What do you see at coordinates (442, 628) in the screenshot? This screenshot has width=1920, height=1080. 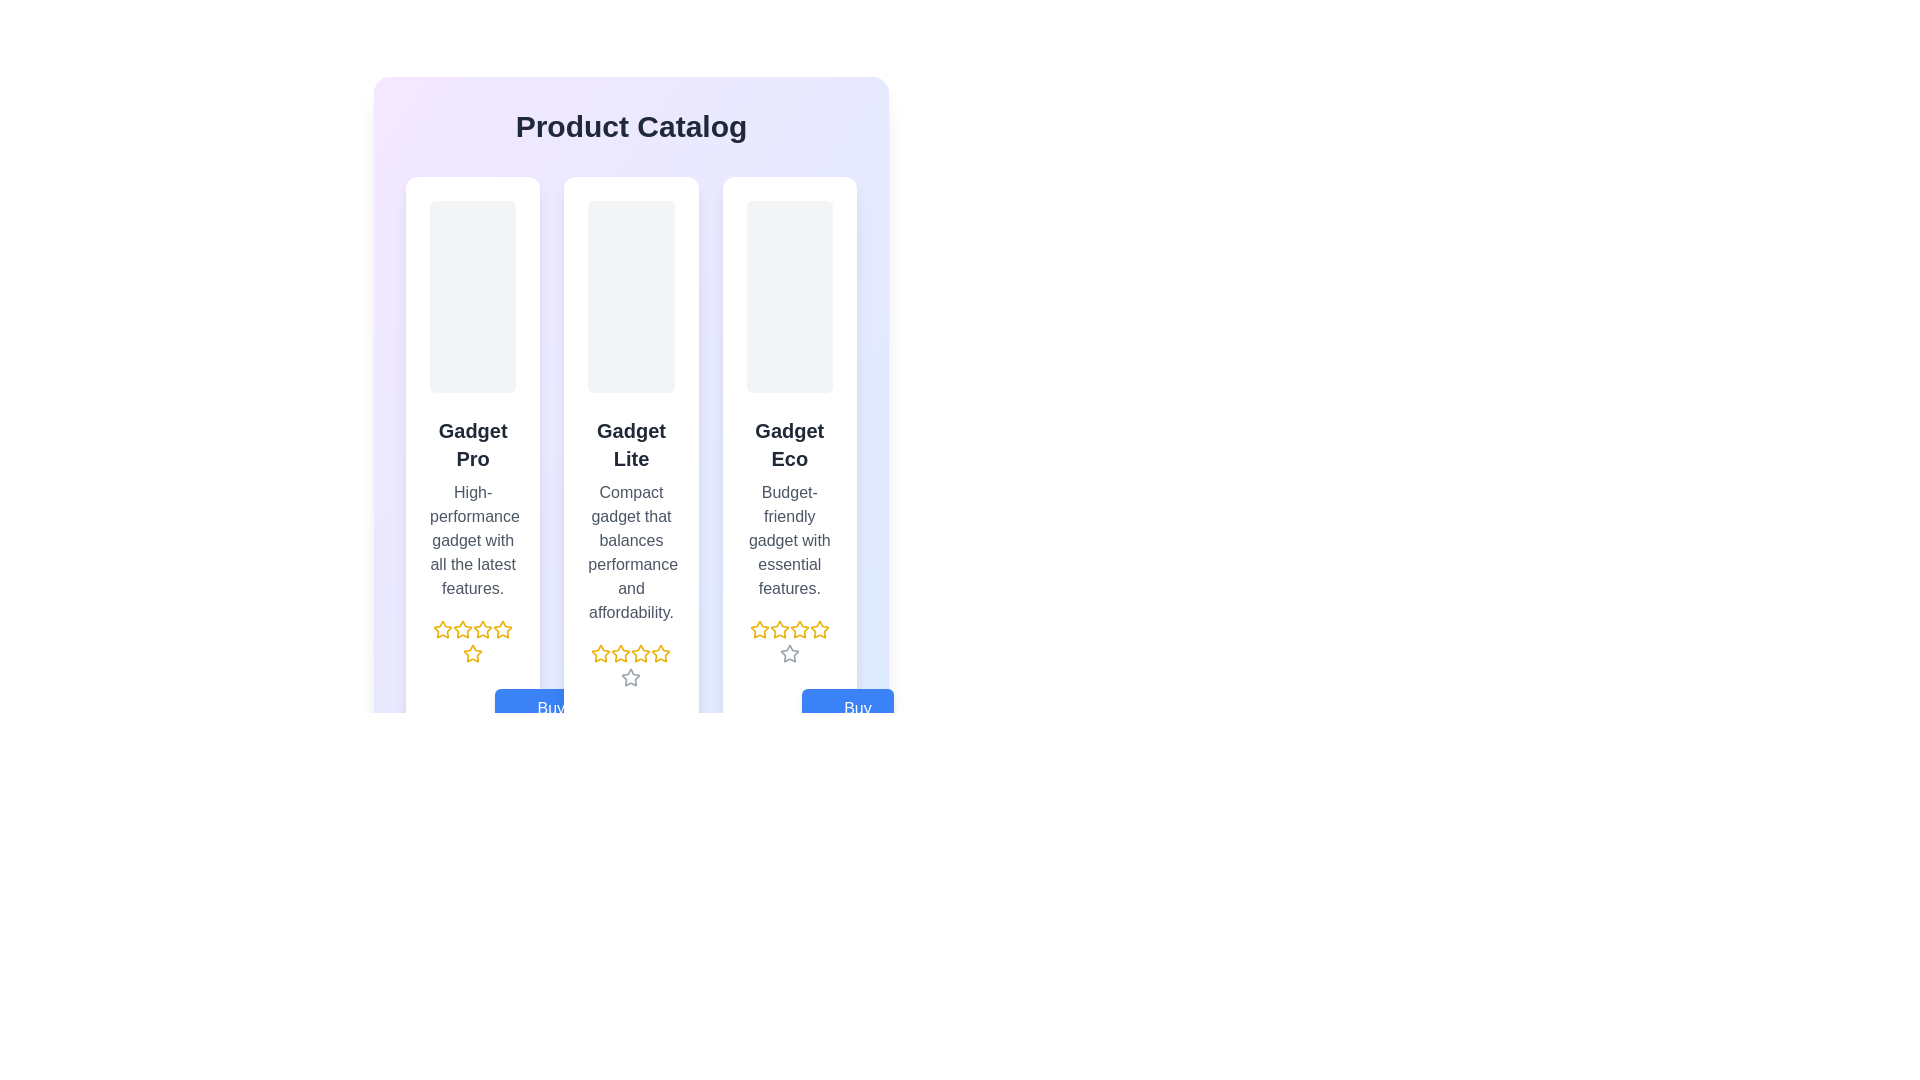 I see `on the first yellow star icon used for rating beneath the text 'Gadget Pro' in the leftmost product card` at bounding box center [442, 628].